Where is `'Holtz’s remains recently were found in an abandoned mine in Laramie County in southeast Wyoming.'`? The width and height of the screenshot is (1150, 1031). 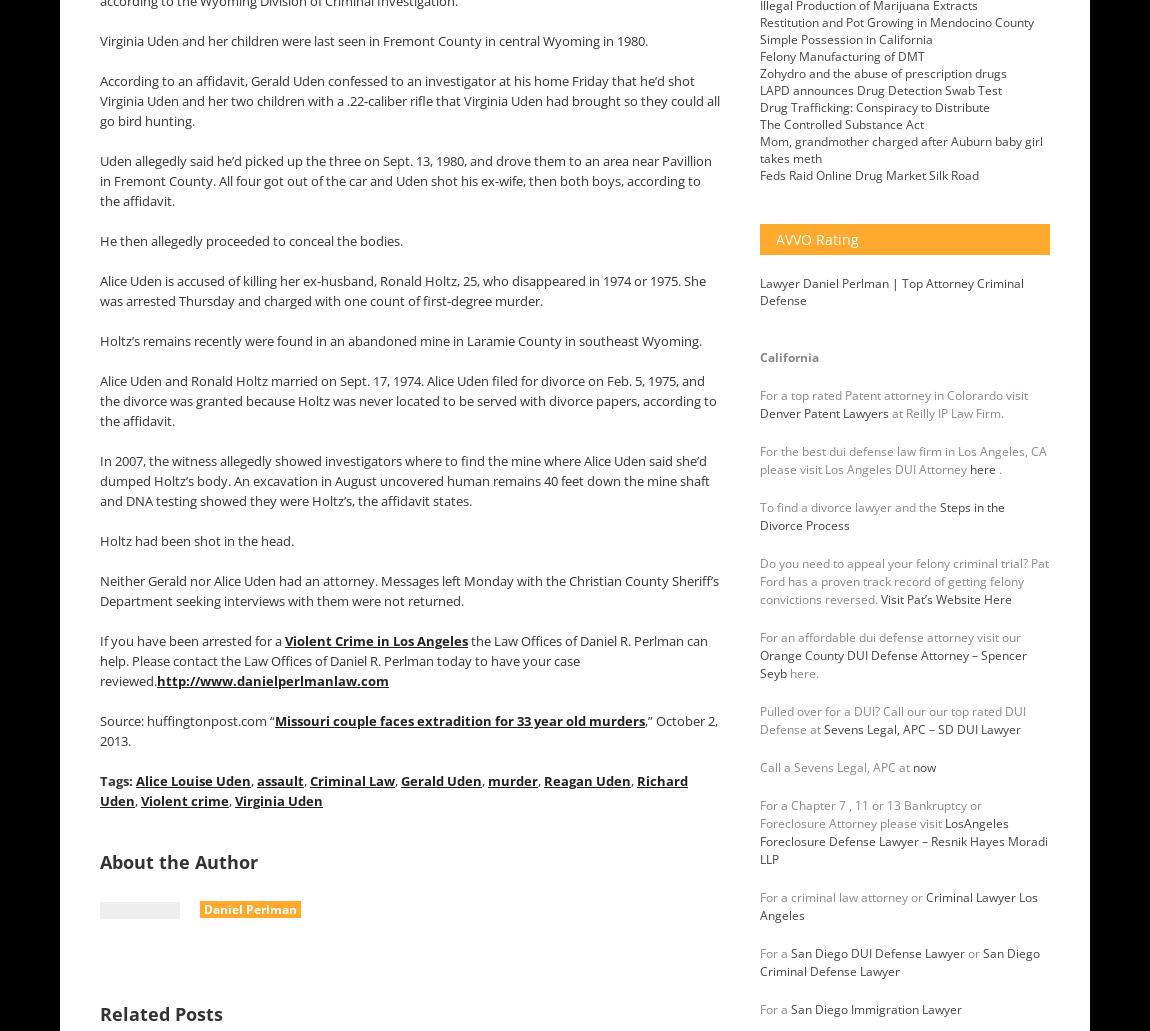 'Holtz’s remains recently were found in an abandoned mine in Laramie County in southeast Wyoming.' is located at coordinates (401, 339).